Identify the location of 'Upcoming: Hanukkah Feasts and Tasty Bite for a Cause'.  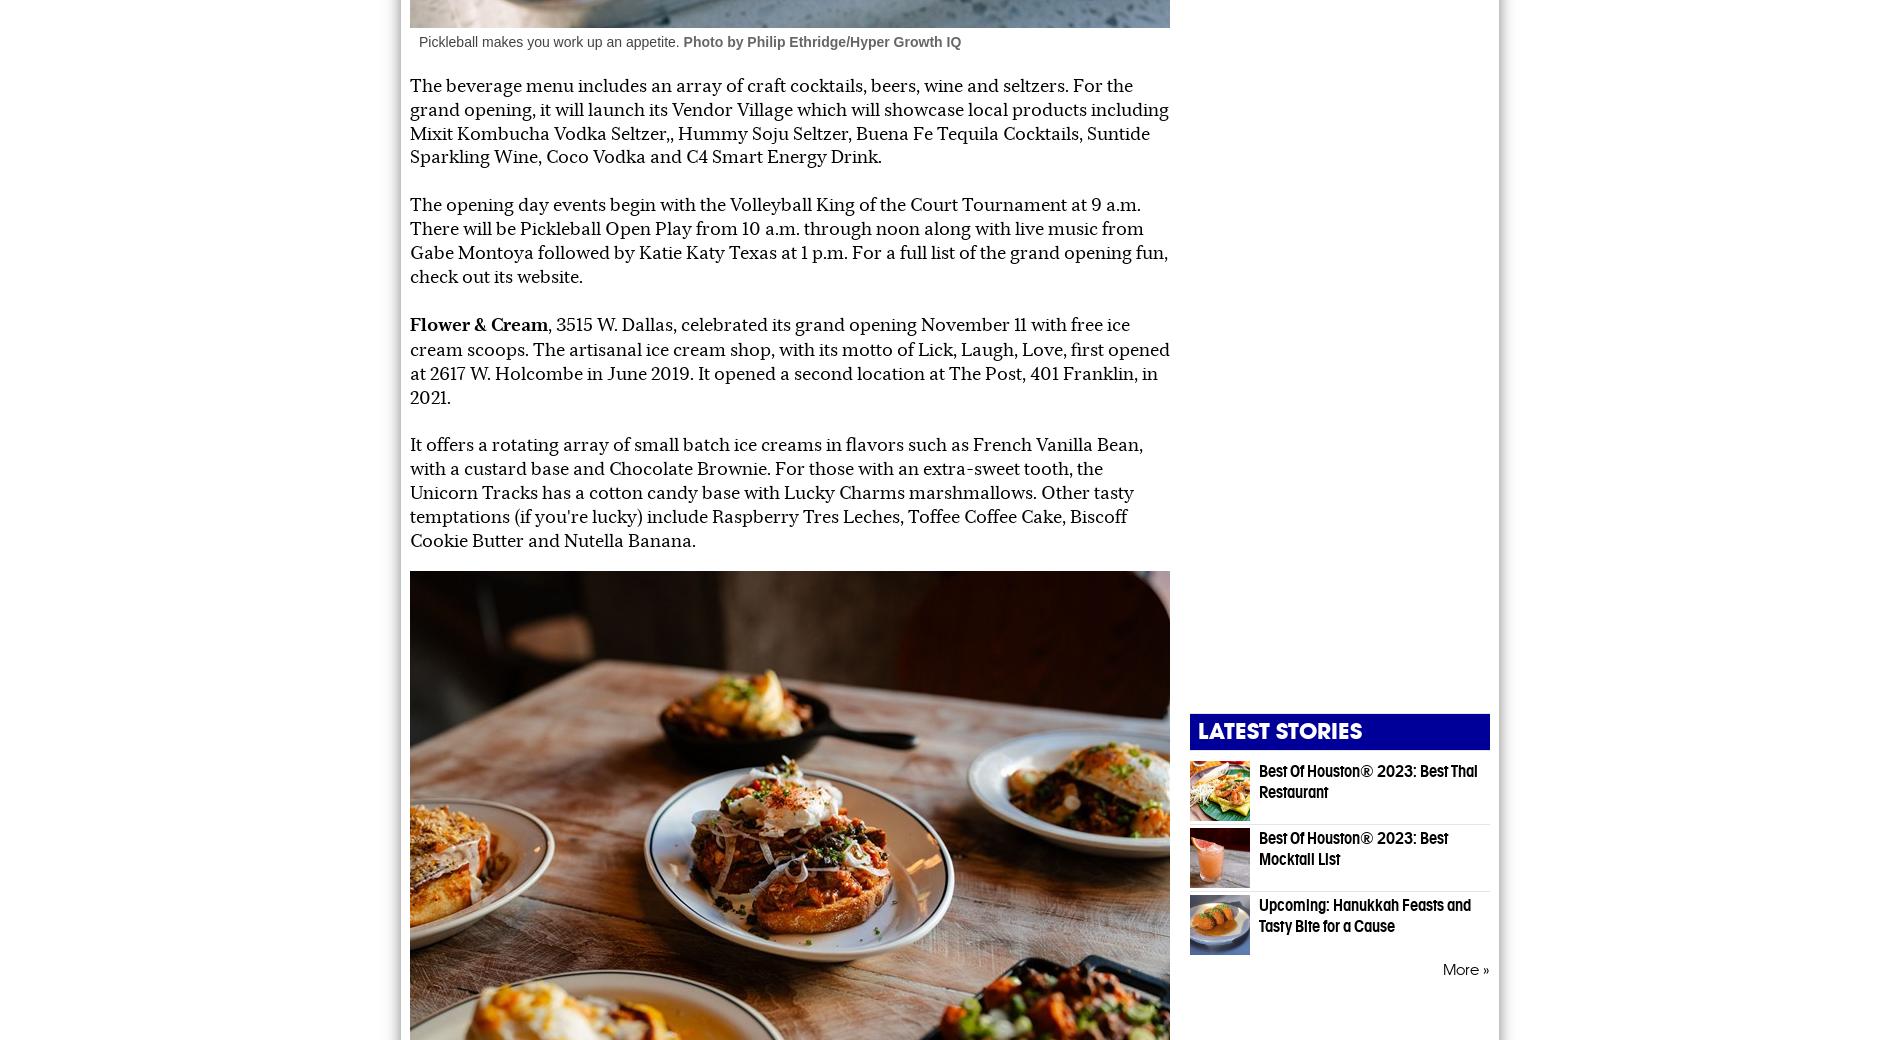
(1363, 914).